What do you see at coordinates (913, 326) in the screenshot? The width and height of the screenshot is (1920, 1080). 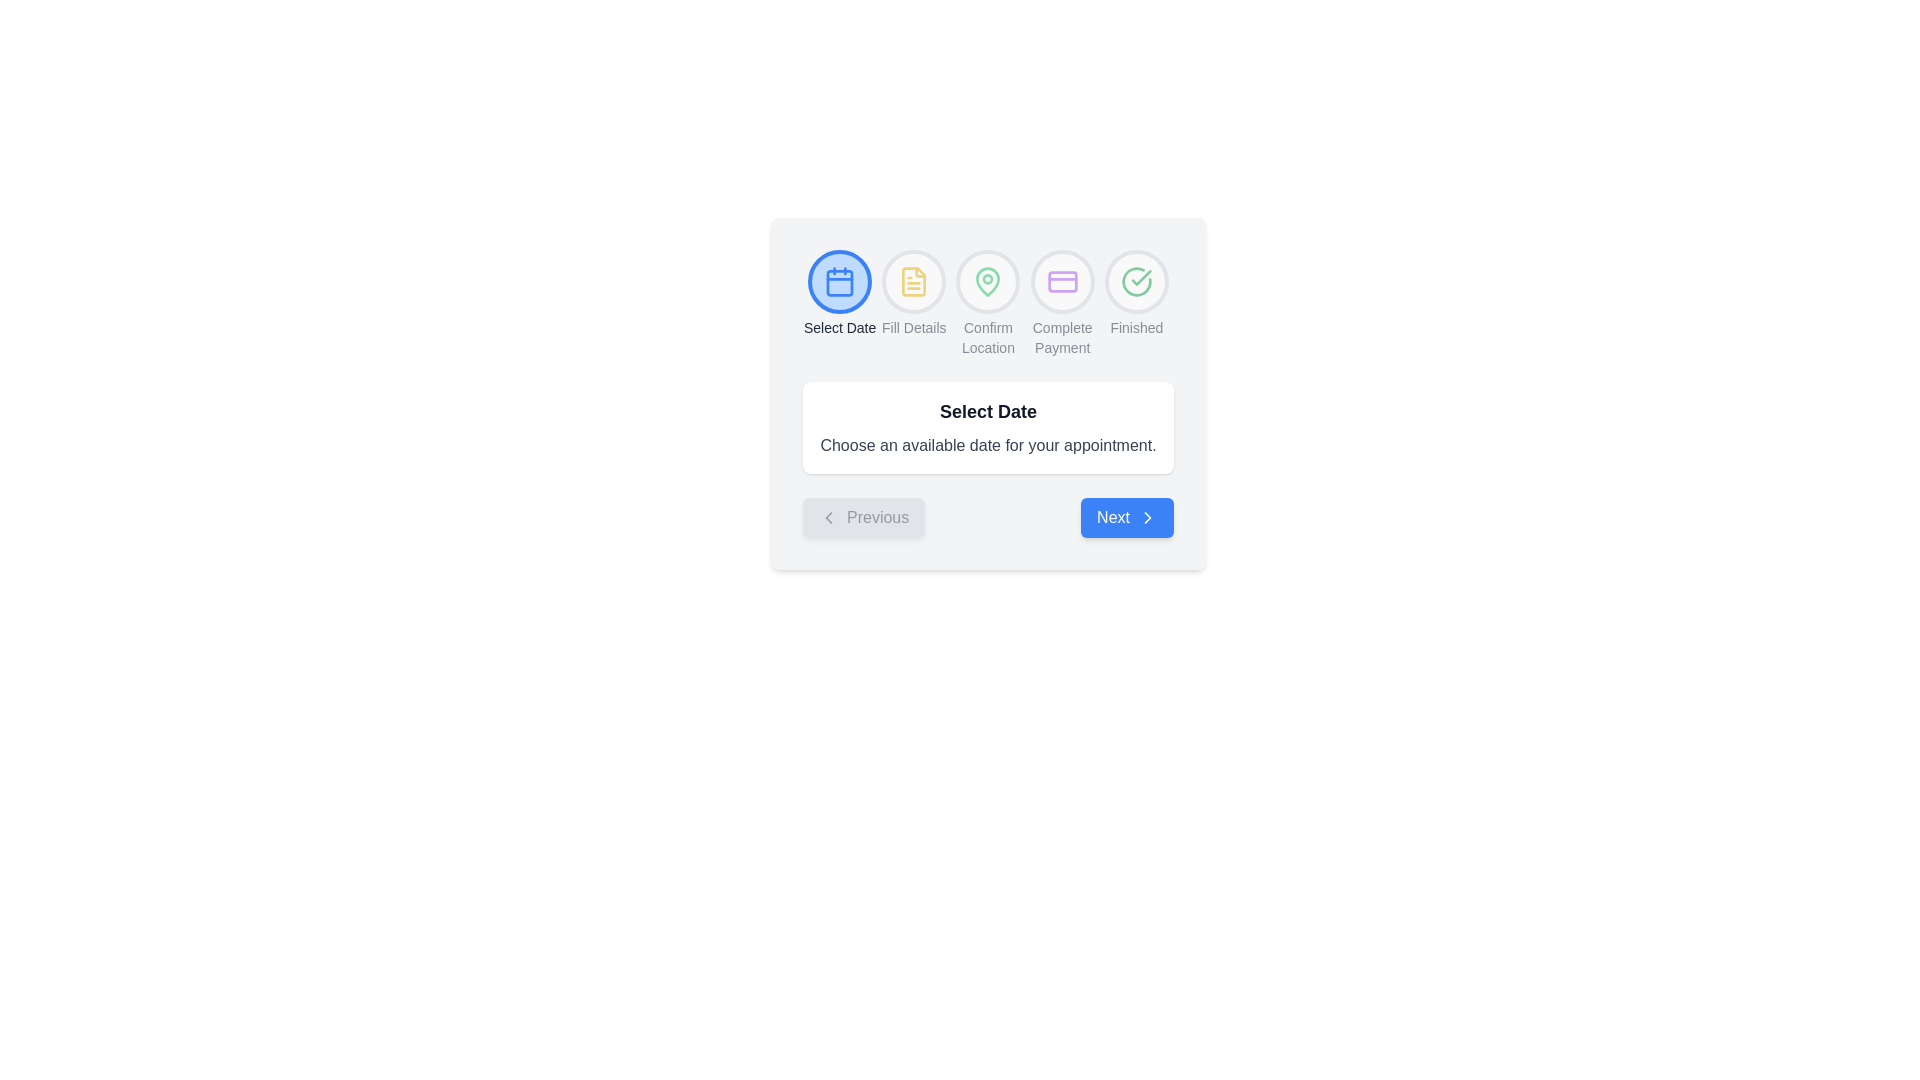 I see `the 'Fill Details' text label, which is styled in a small gray font and positioned under the second step of a multi-step indicator interface, located between the 'Select Date' and 'Confirm Location' steps` at bounding box center [913, 326].